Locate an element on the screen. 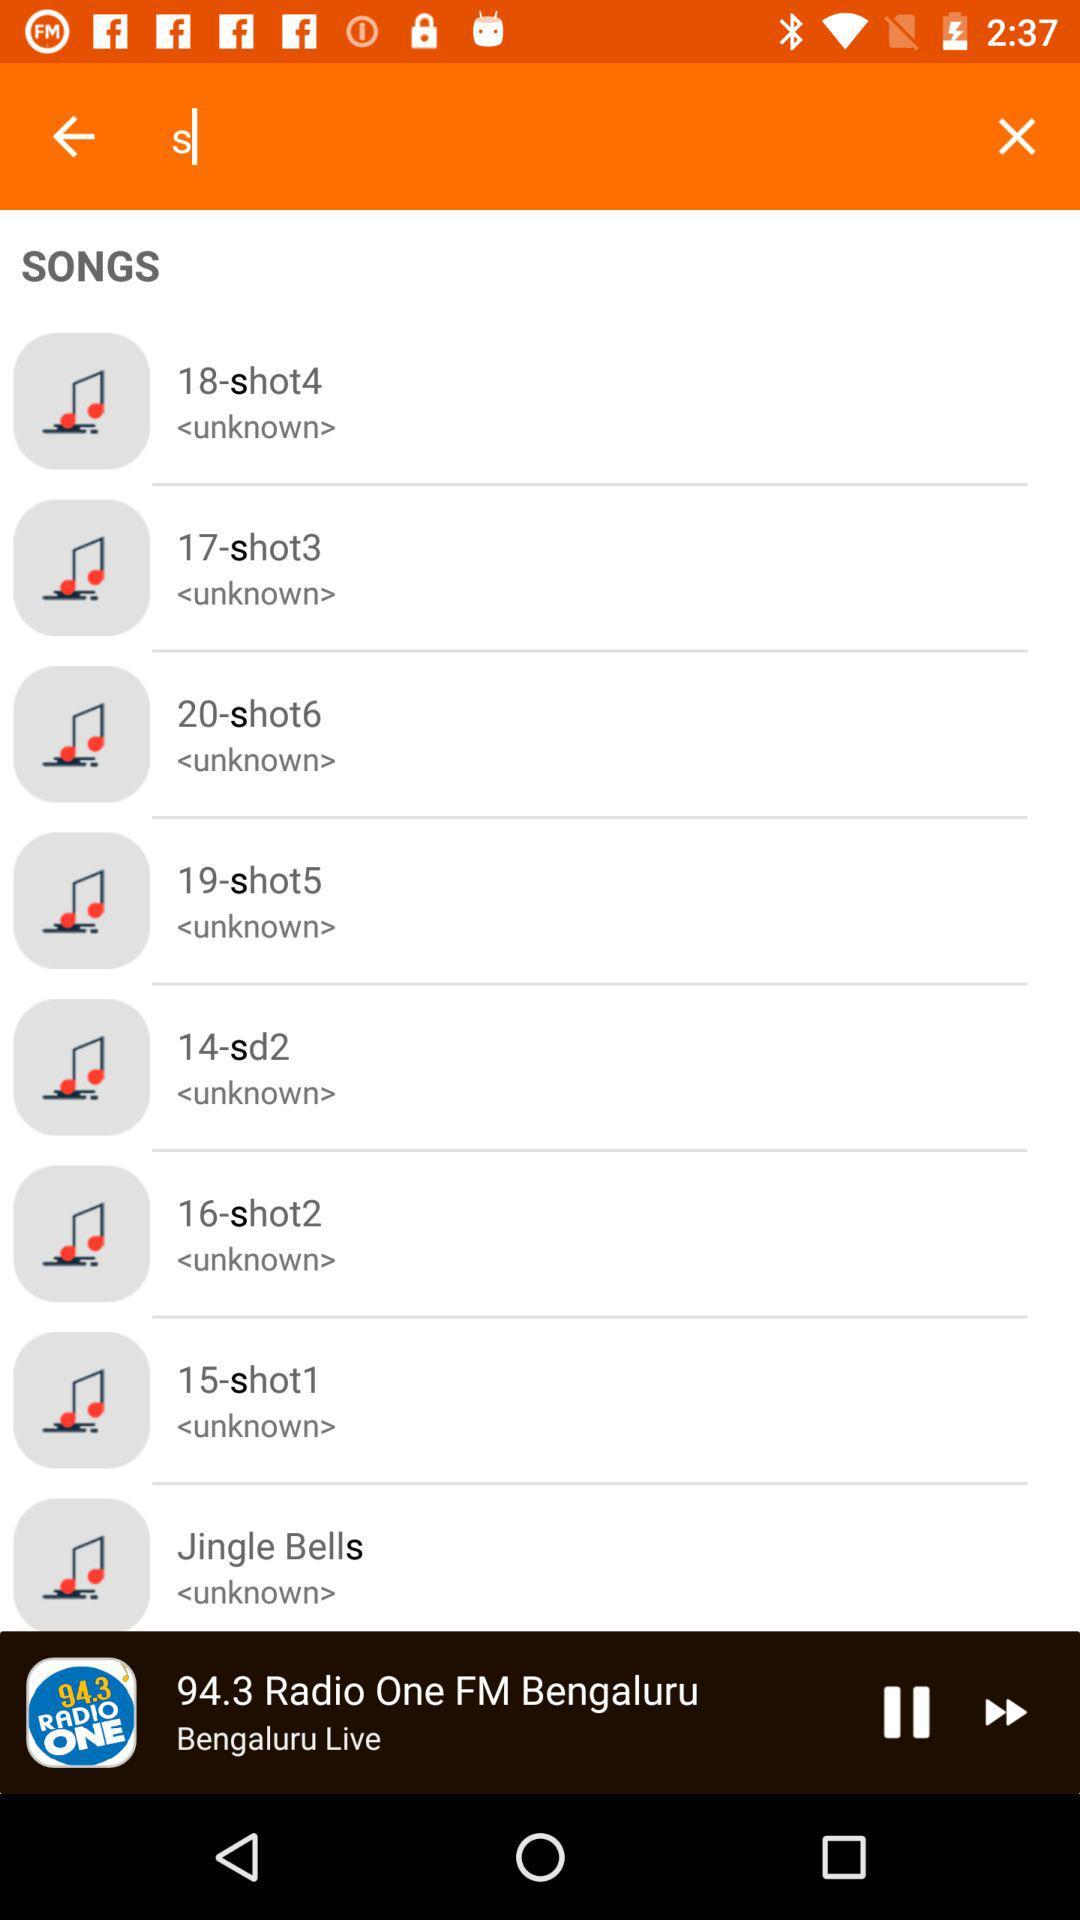  the s item is located at coordinates (560, 135).